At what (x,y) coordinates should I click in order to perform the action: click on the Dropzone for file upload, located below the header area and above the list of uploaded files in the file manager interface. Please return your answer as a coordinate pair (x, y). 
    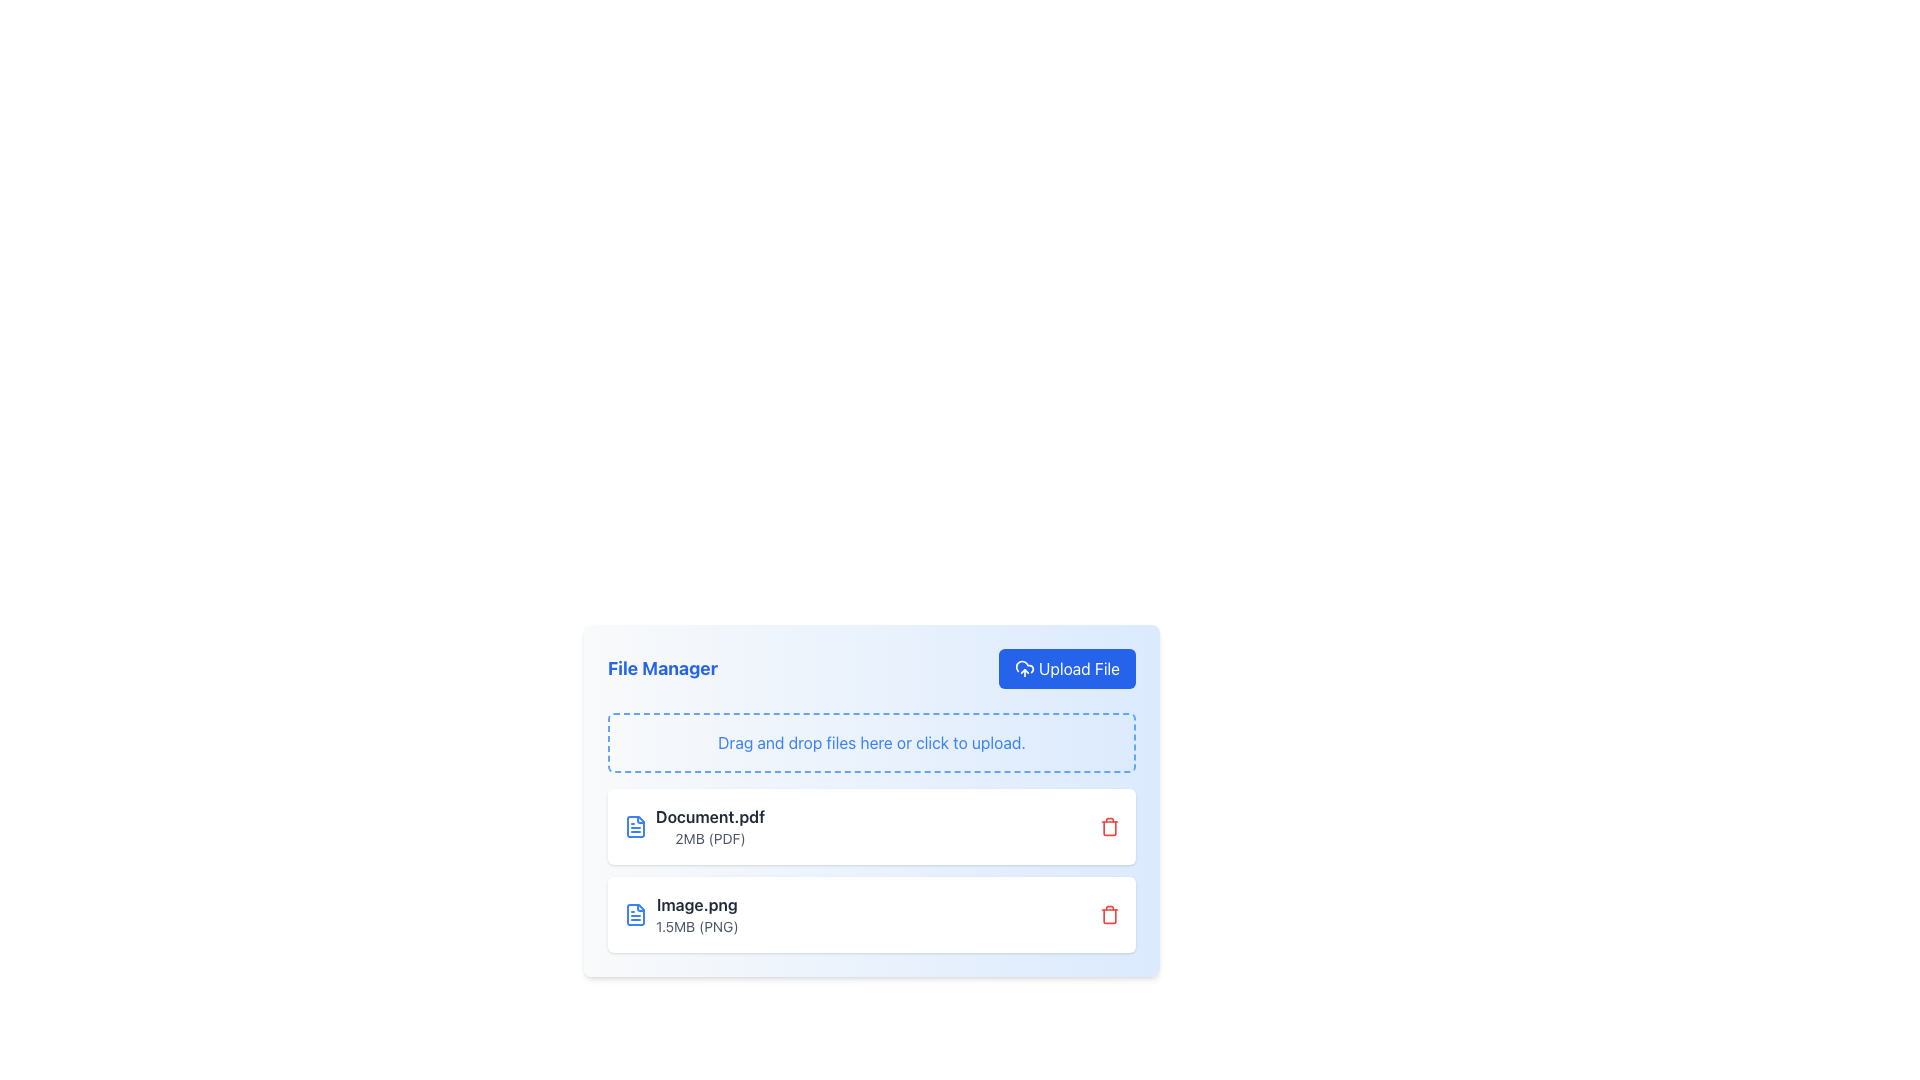
    Looking at the image, I should click on (872, 743).